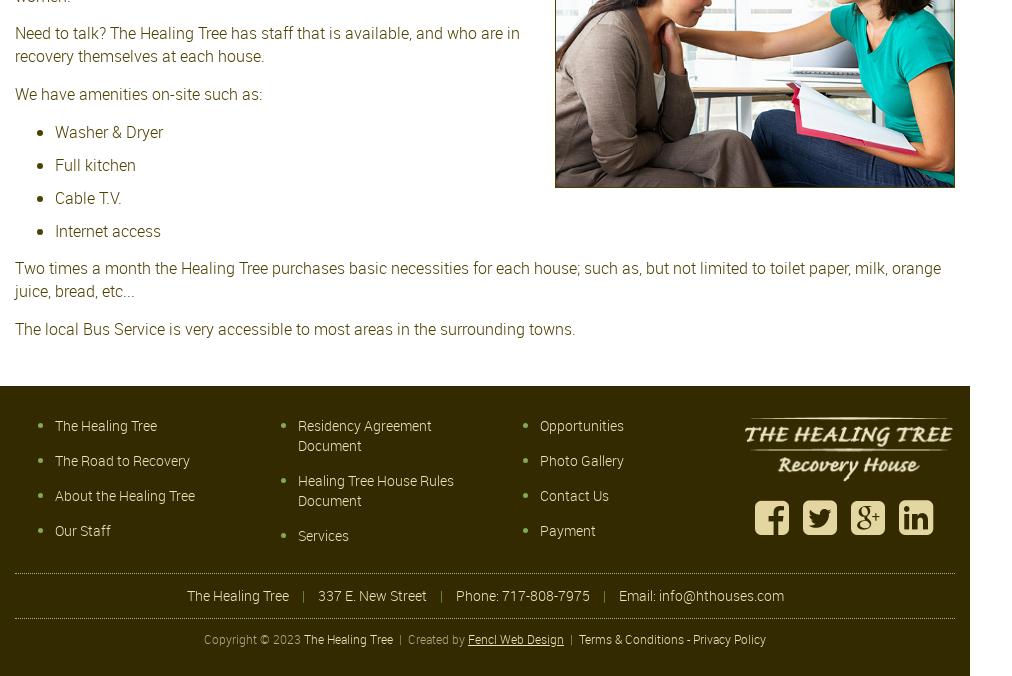 The width and height of the screenshot is (1012, 676). Describe the element at coordinates (515, 638) in the screenshot. I see `'Fencl Web Design'` at that location.